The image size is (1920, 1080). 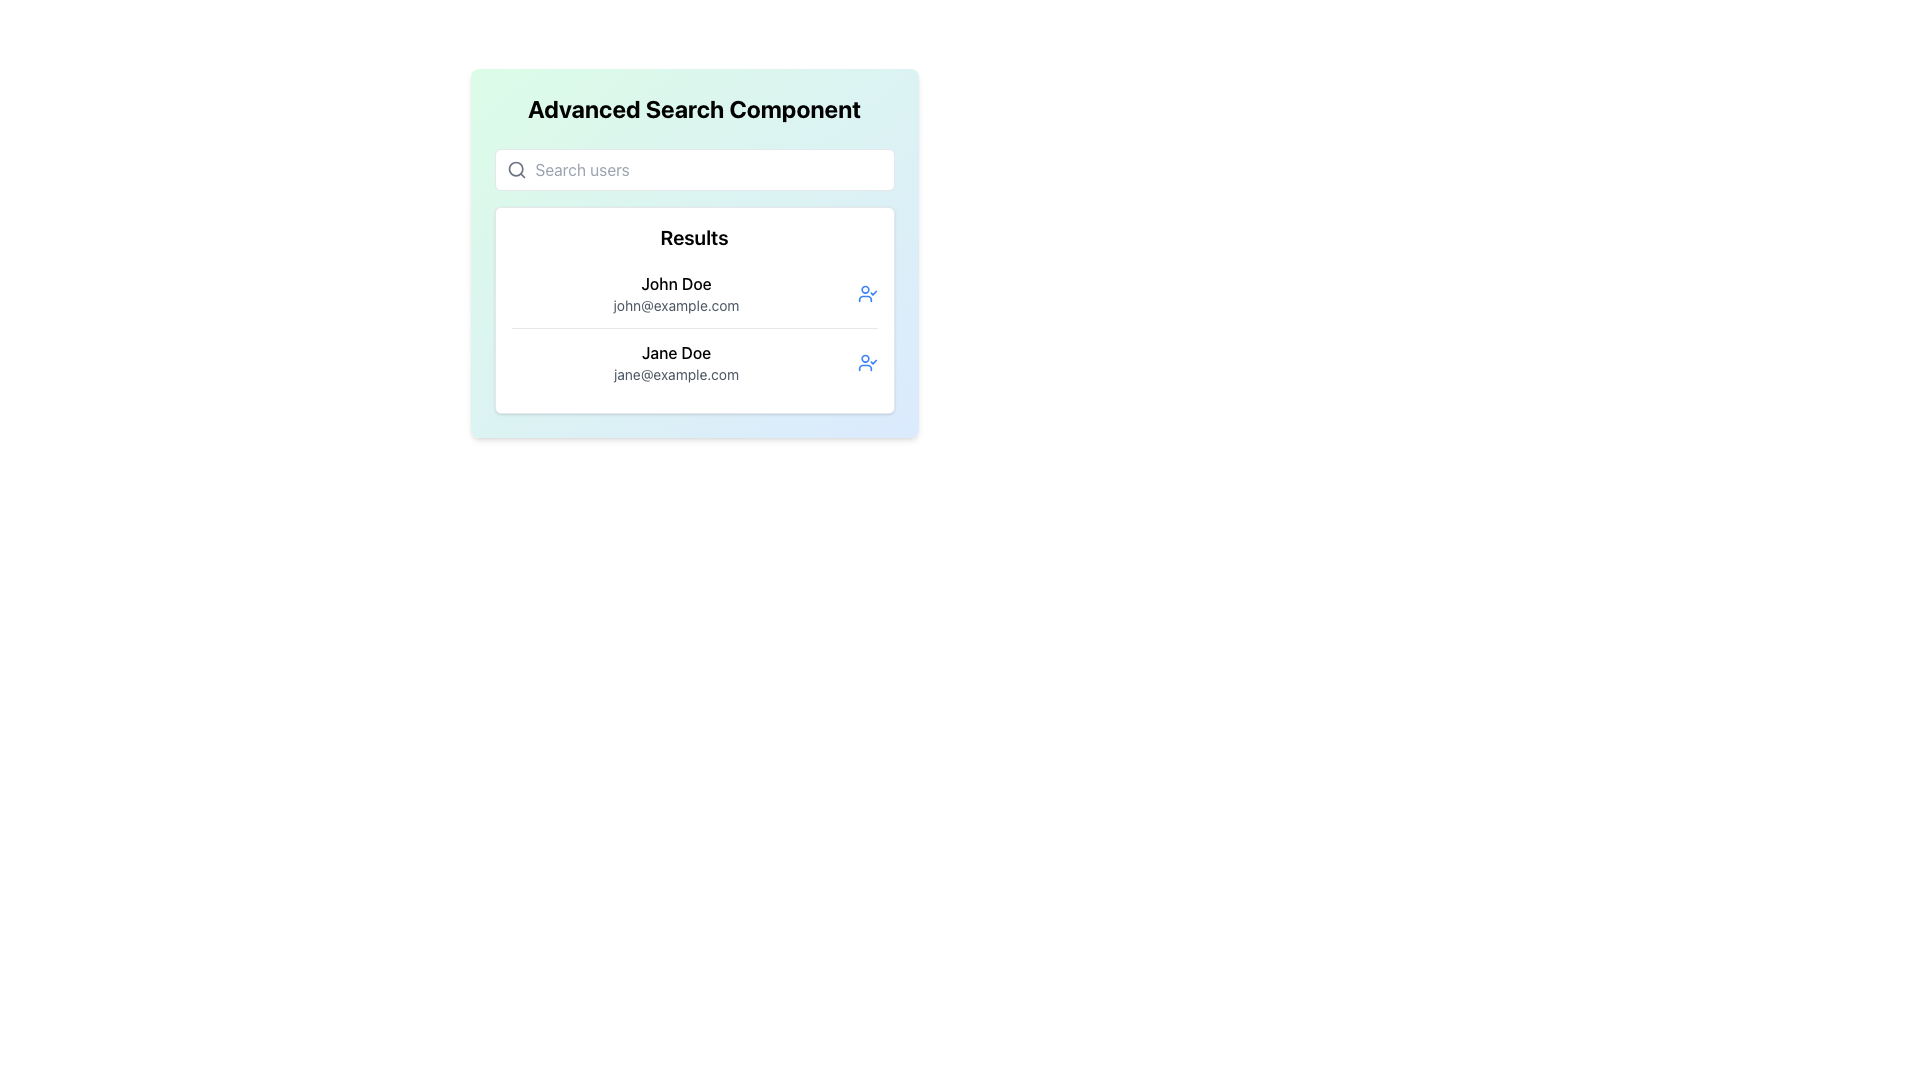 I want to click on the blue icon button resembling a user avatar with a checkmark, located to the right of 'John Doe' and 'john@example.com', so click(x=867, y=293).